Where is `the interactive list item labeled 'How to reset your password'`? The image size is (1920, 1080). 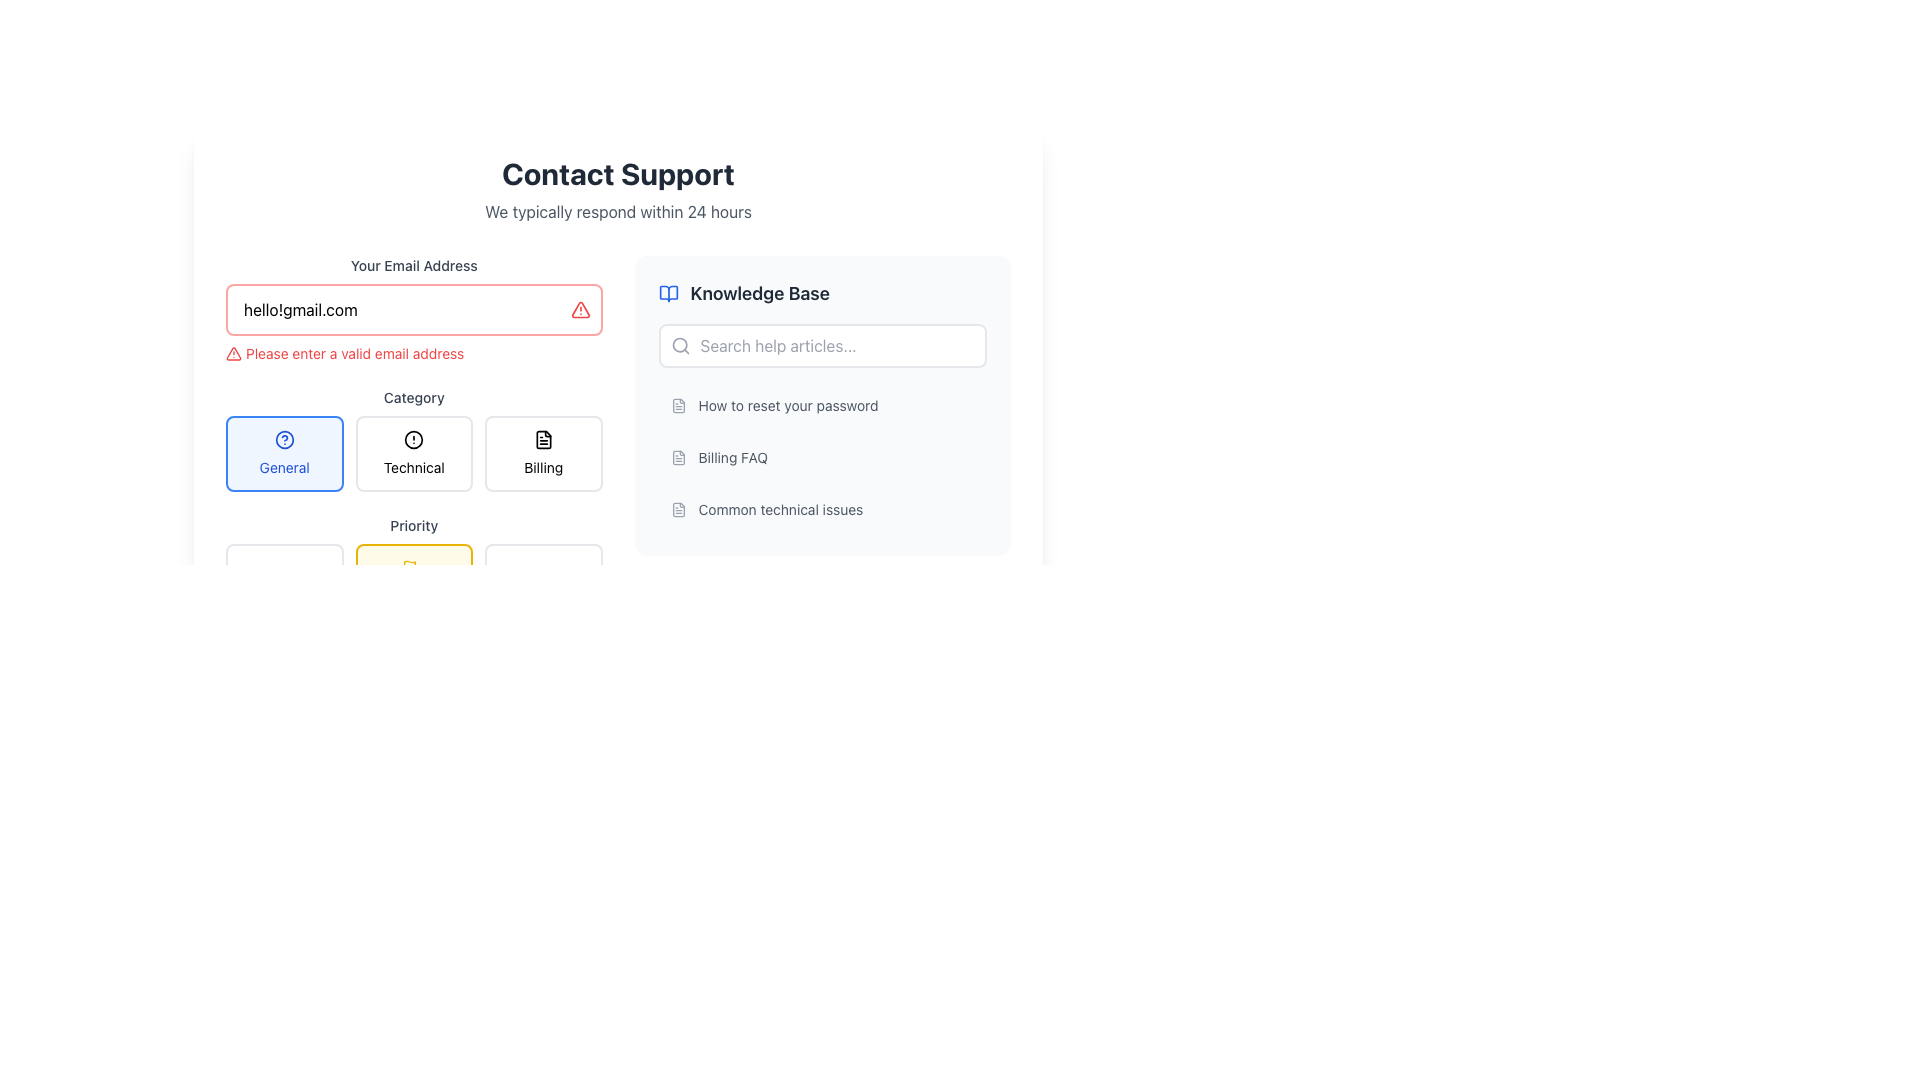 the interactive list item labeled 'How to reset your password' is located at coordinates (822, 405).